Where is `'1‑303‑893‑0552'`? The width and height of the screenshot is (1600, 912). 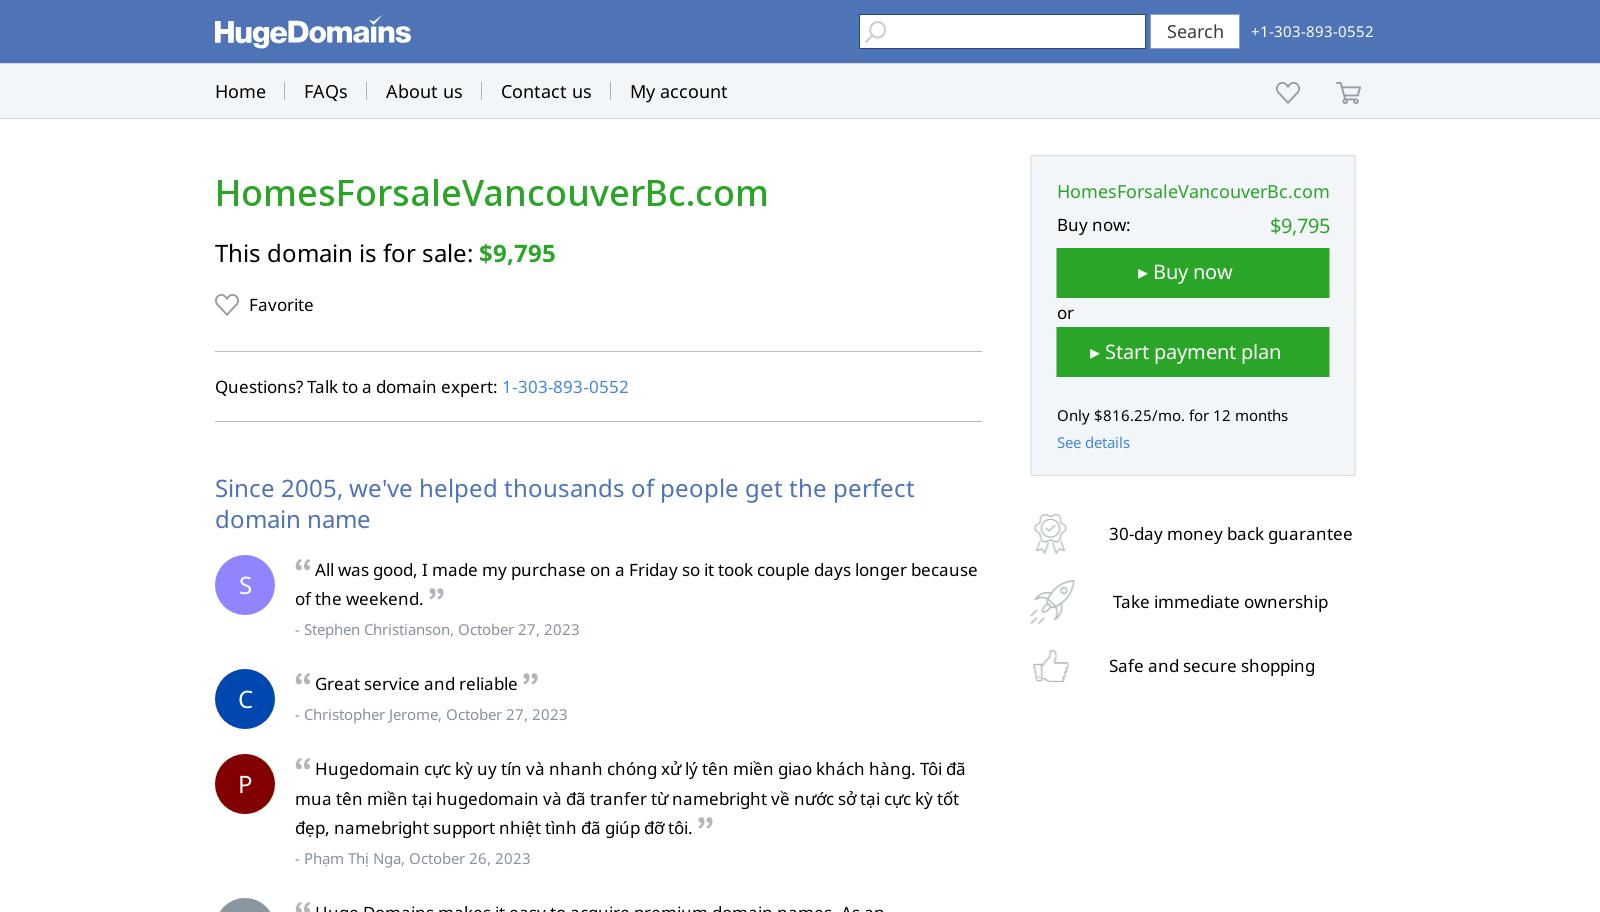 '1‑303‑893‑0552' is located at coordinates (563, 385).